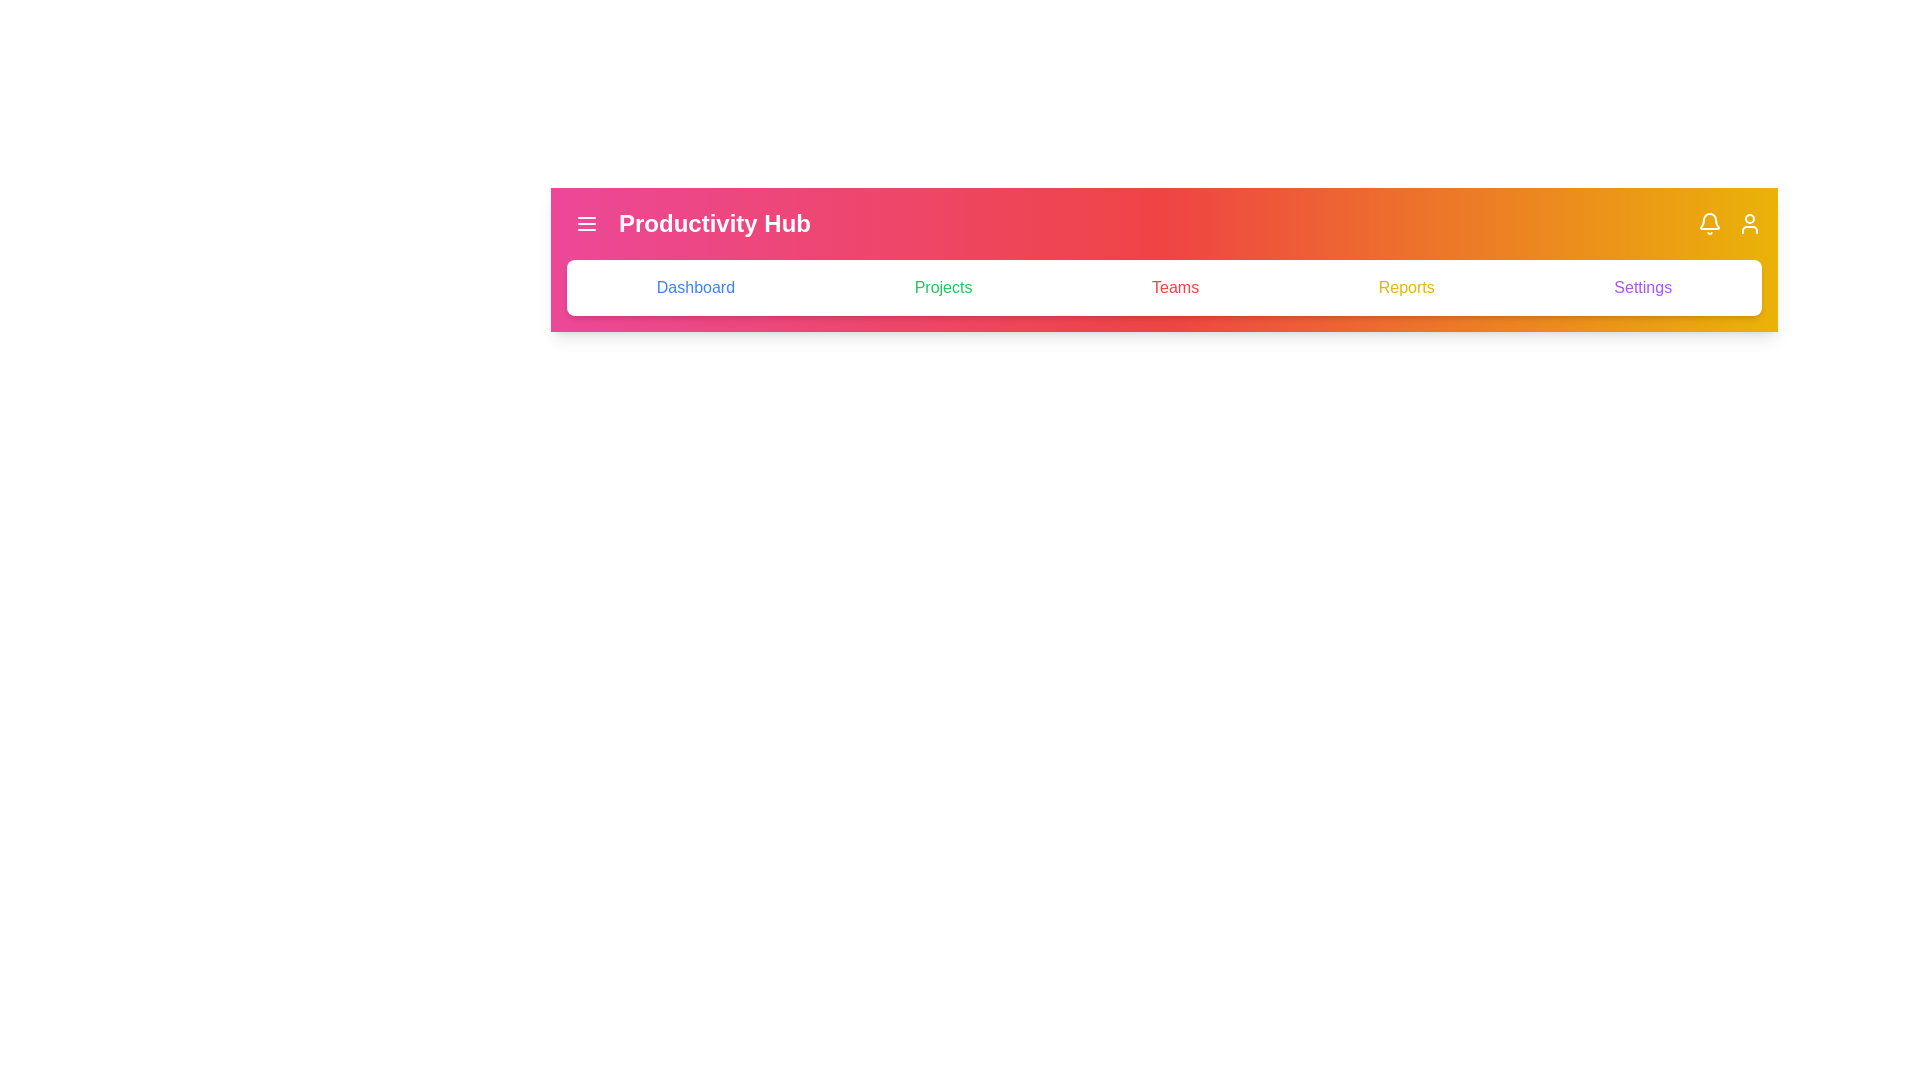 The image size is (1920, 1080). I want to click on the tab named Teams, so click(1175, 288).